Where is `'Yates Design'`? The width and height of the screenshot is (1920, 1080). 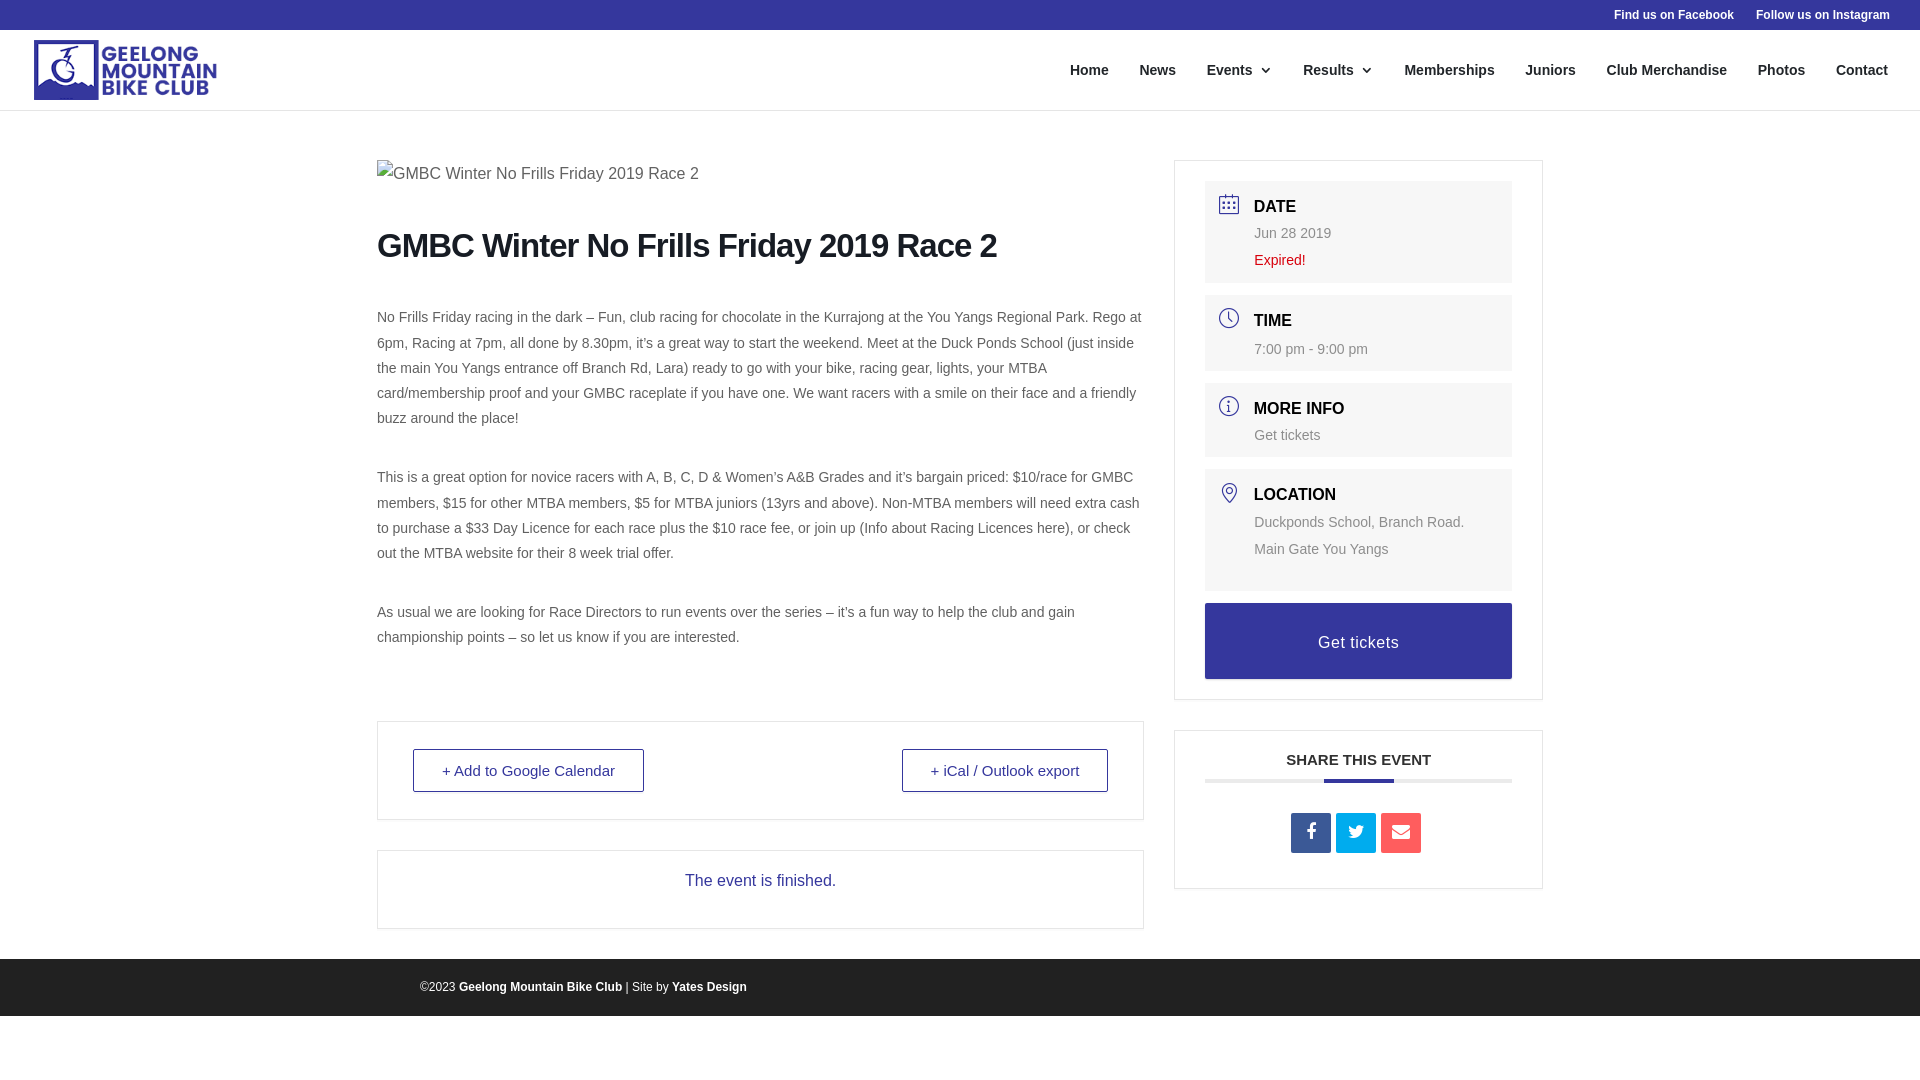 'Yates Design' is located at coordinates (709, 986).